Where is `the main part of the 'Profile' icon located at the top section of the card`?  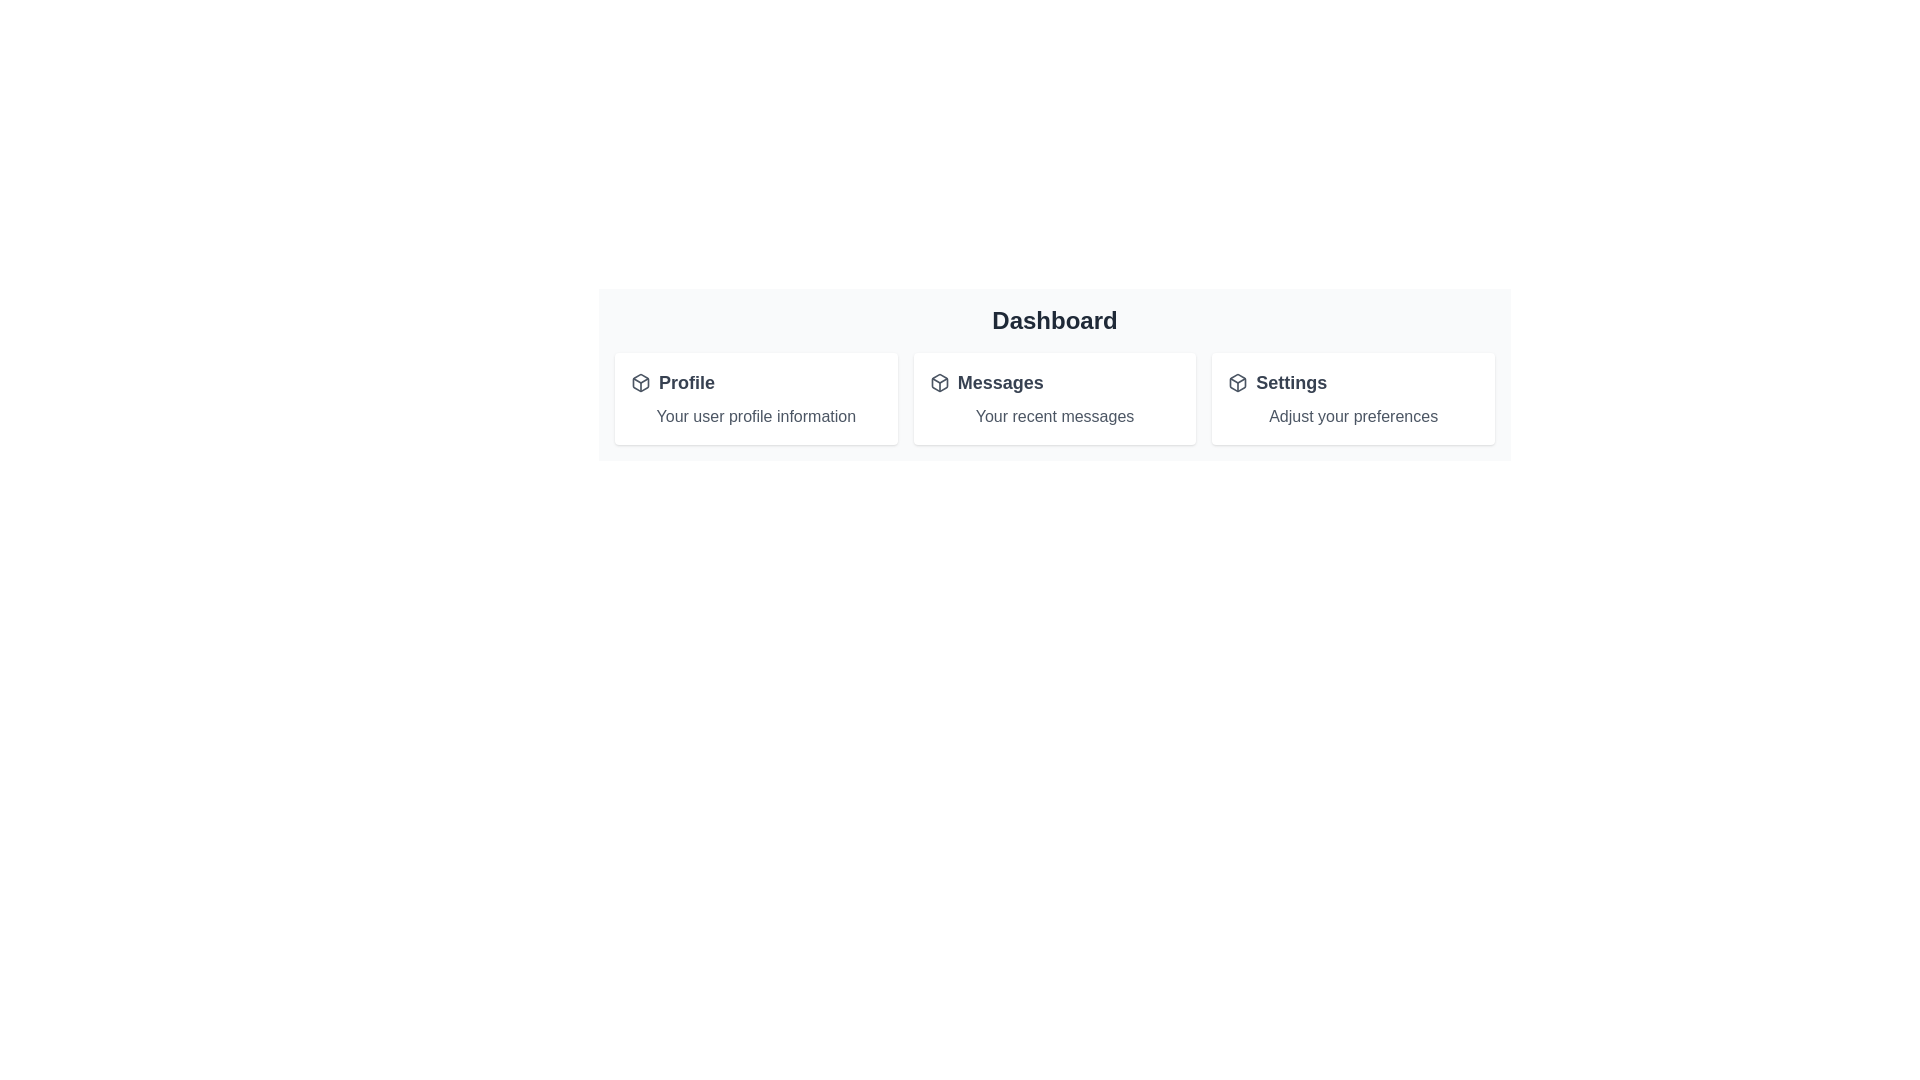 the main part of the 'Profile' icon located at the top section of the card is located at coordinates (641, 382).